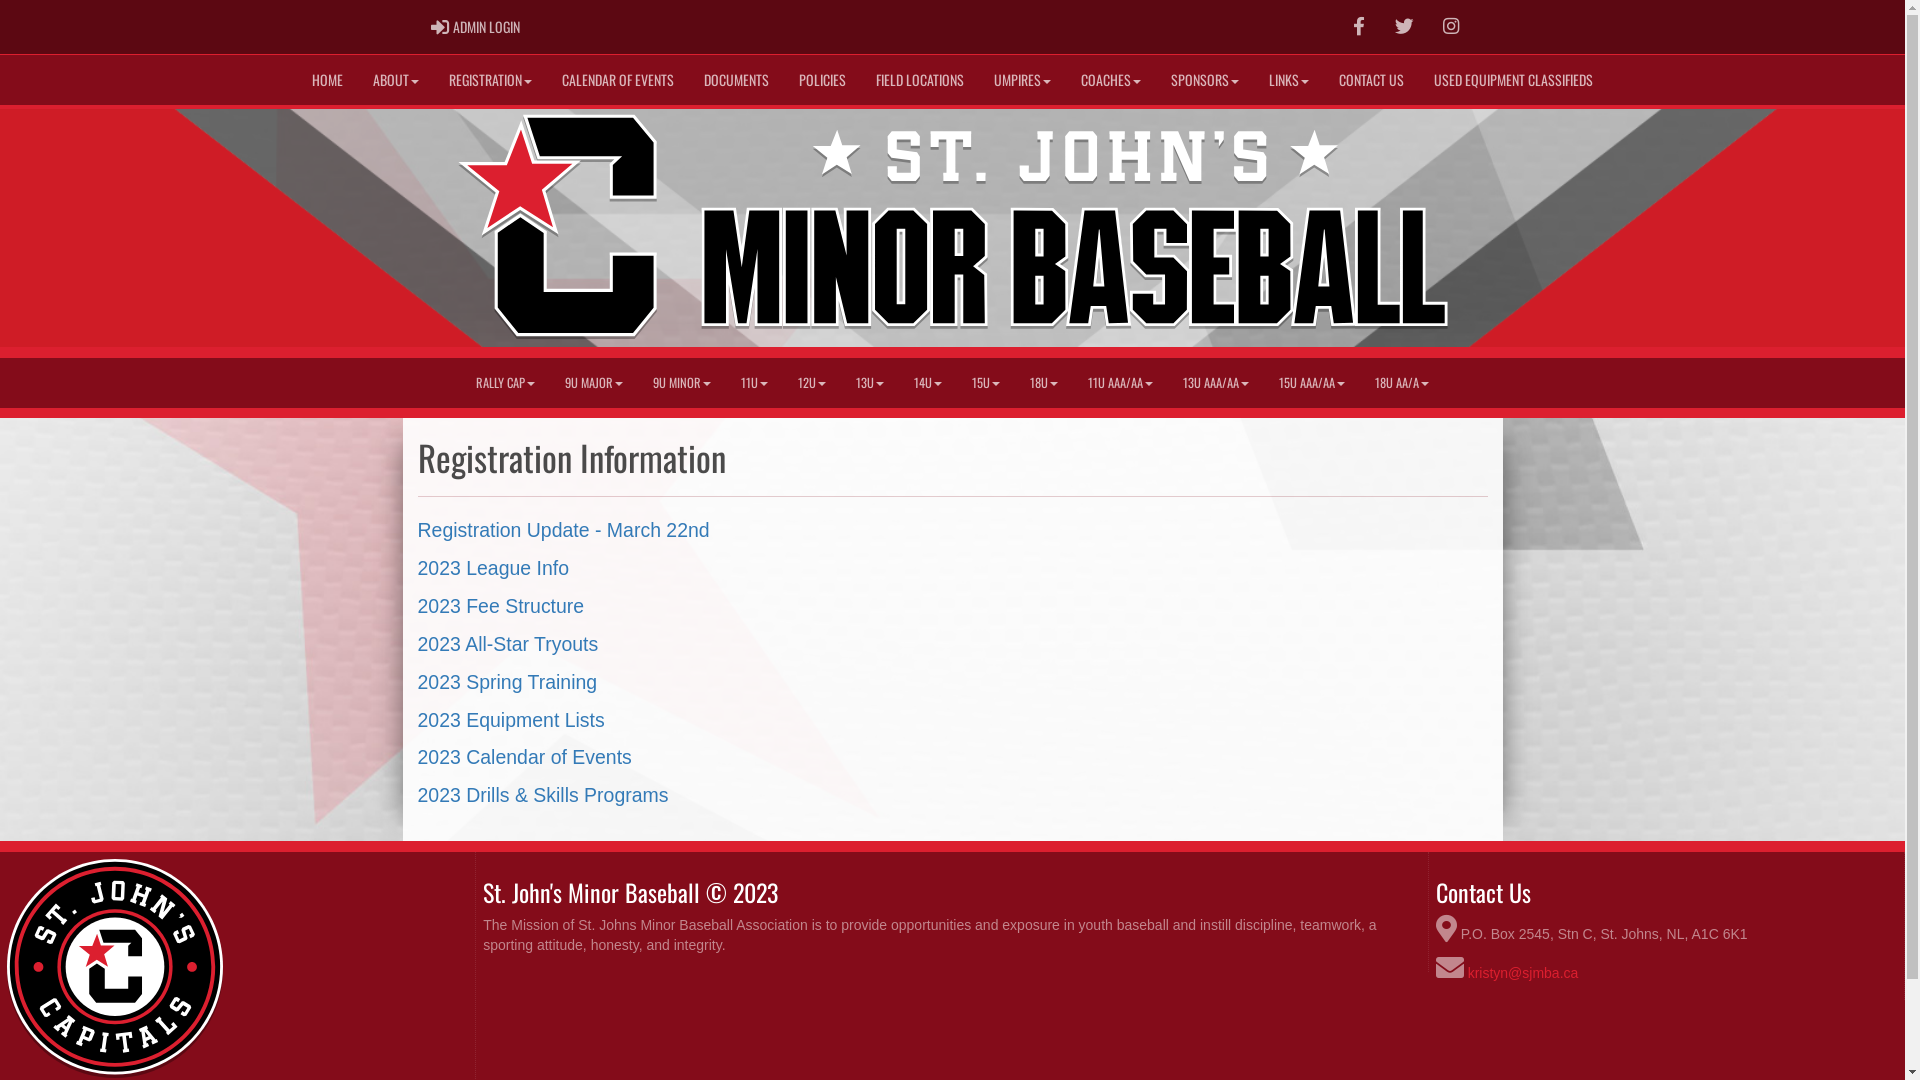 This screenshot has height=1080, width=1920. What do you see at coordinates (919, 79) in the screenshot?
I see `'FIELD LOCATIONS'` at bounding box center [919, 79].